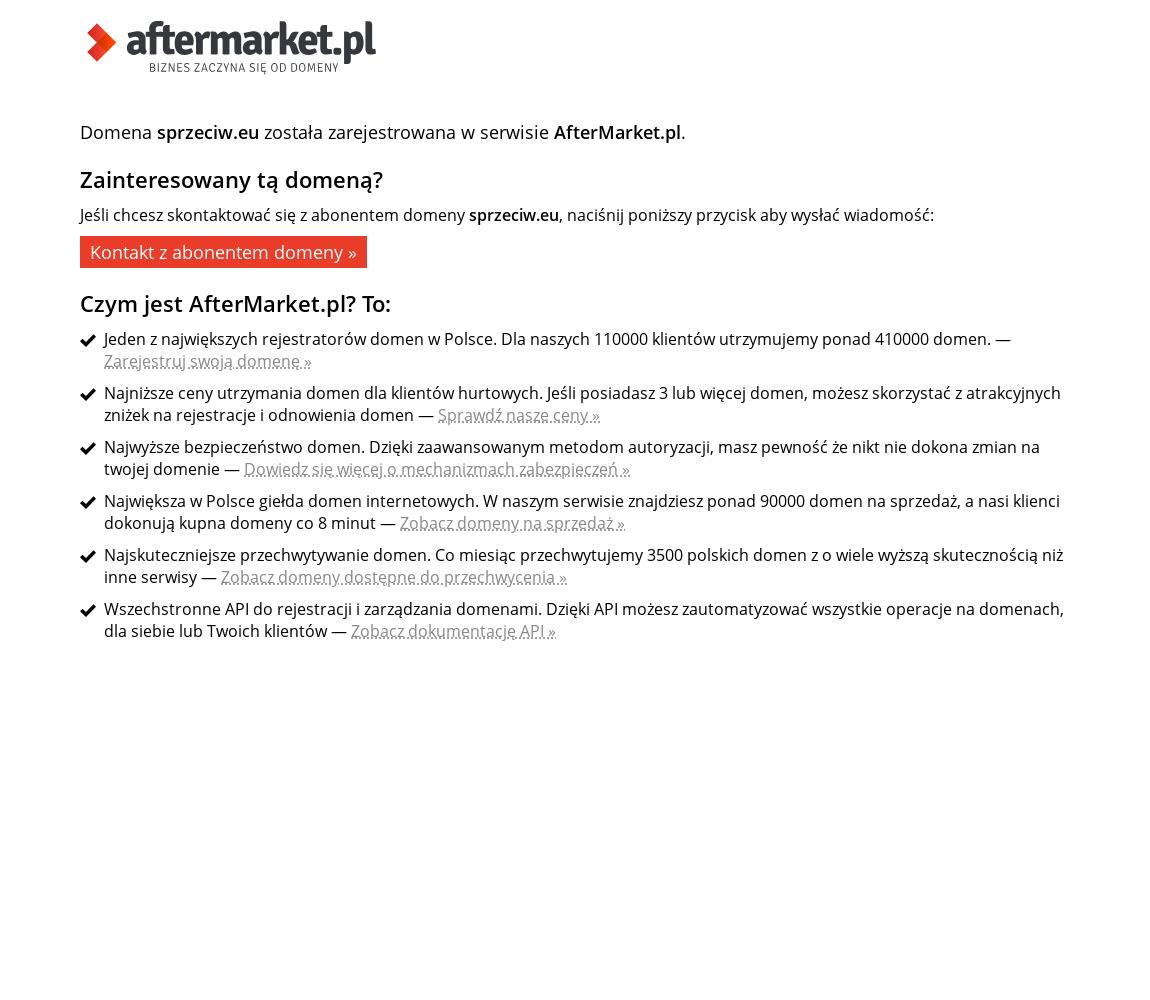 The width and height of the screenshot is (1150, 1000). I want to click on 'Domena', so click(117, 132).